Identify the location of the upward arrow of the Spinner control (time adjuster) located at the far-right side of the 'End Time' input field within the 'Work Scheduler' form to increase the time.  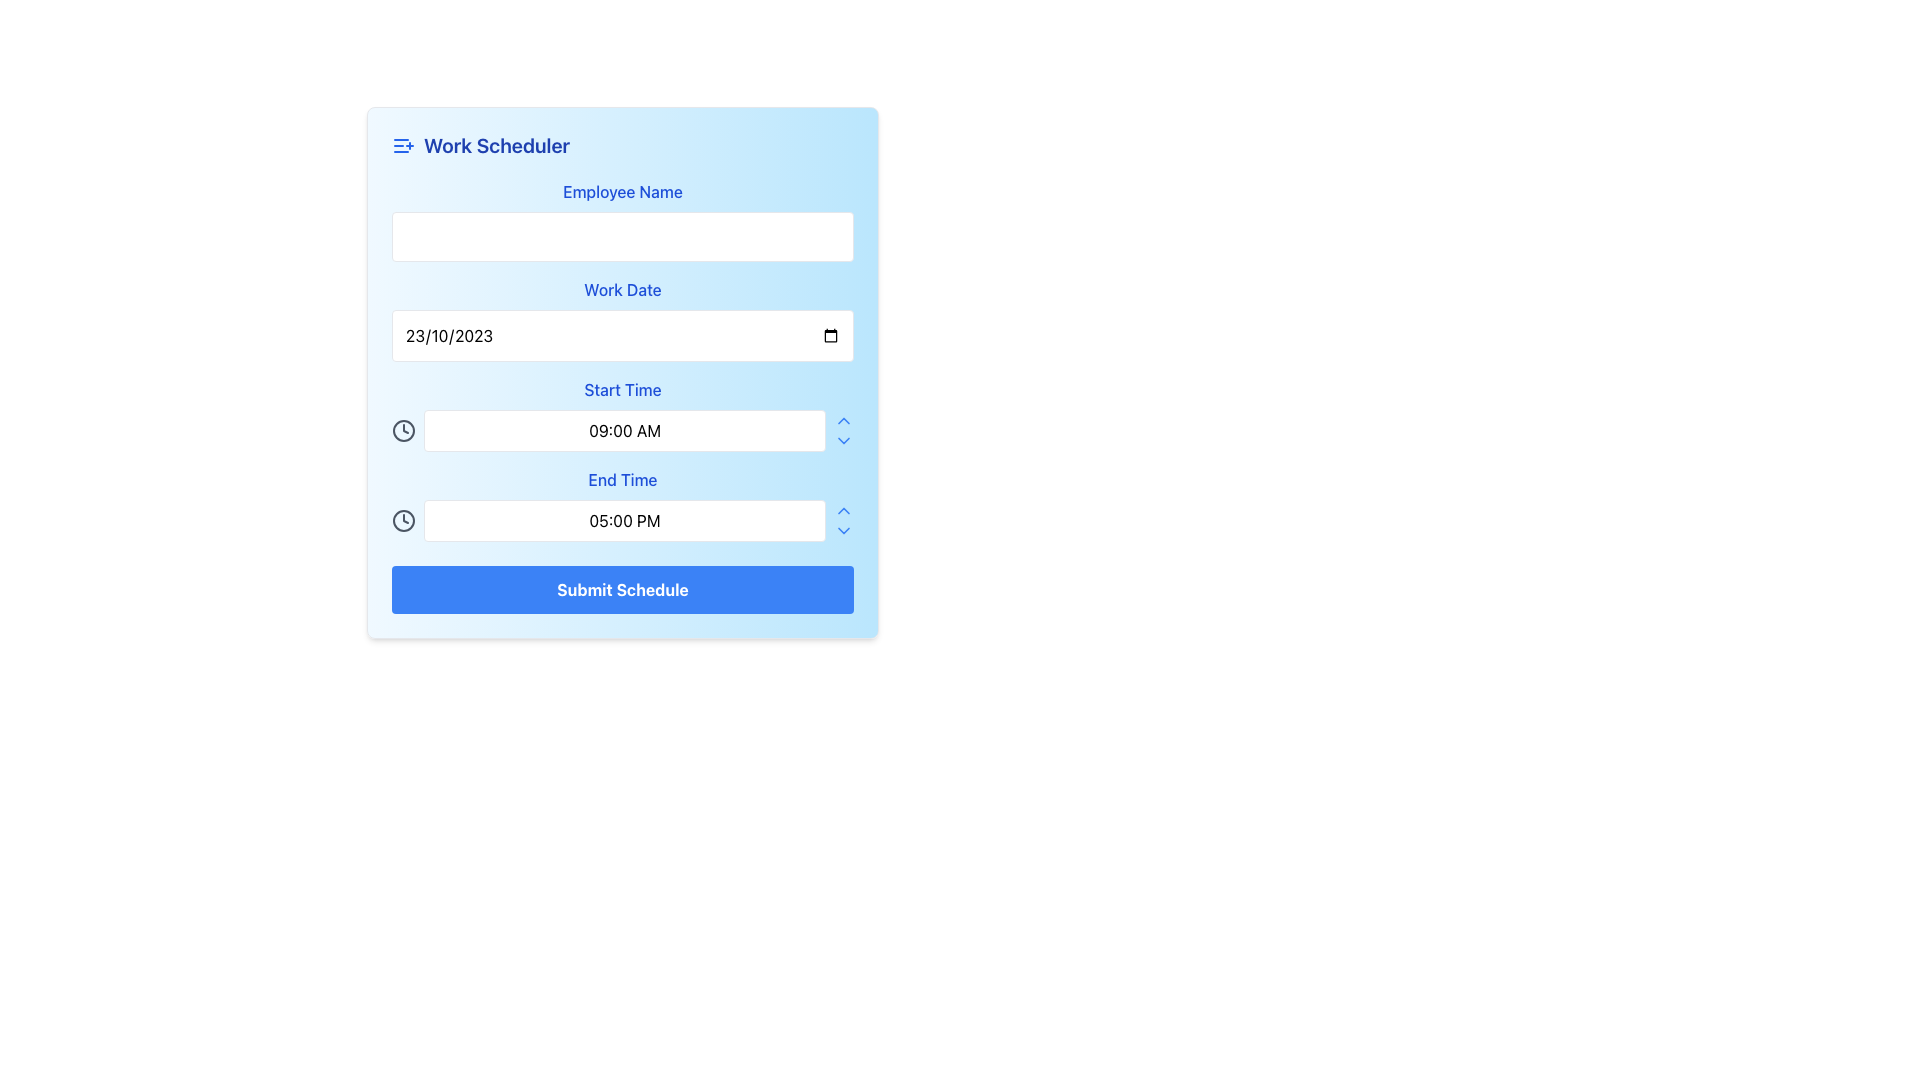
(844, 519).